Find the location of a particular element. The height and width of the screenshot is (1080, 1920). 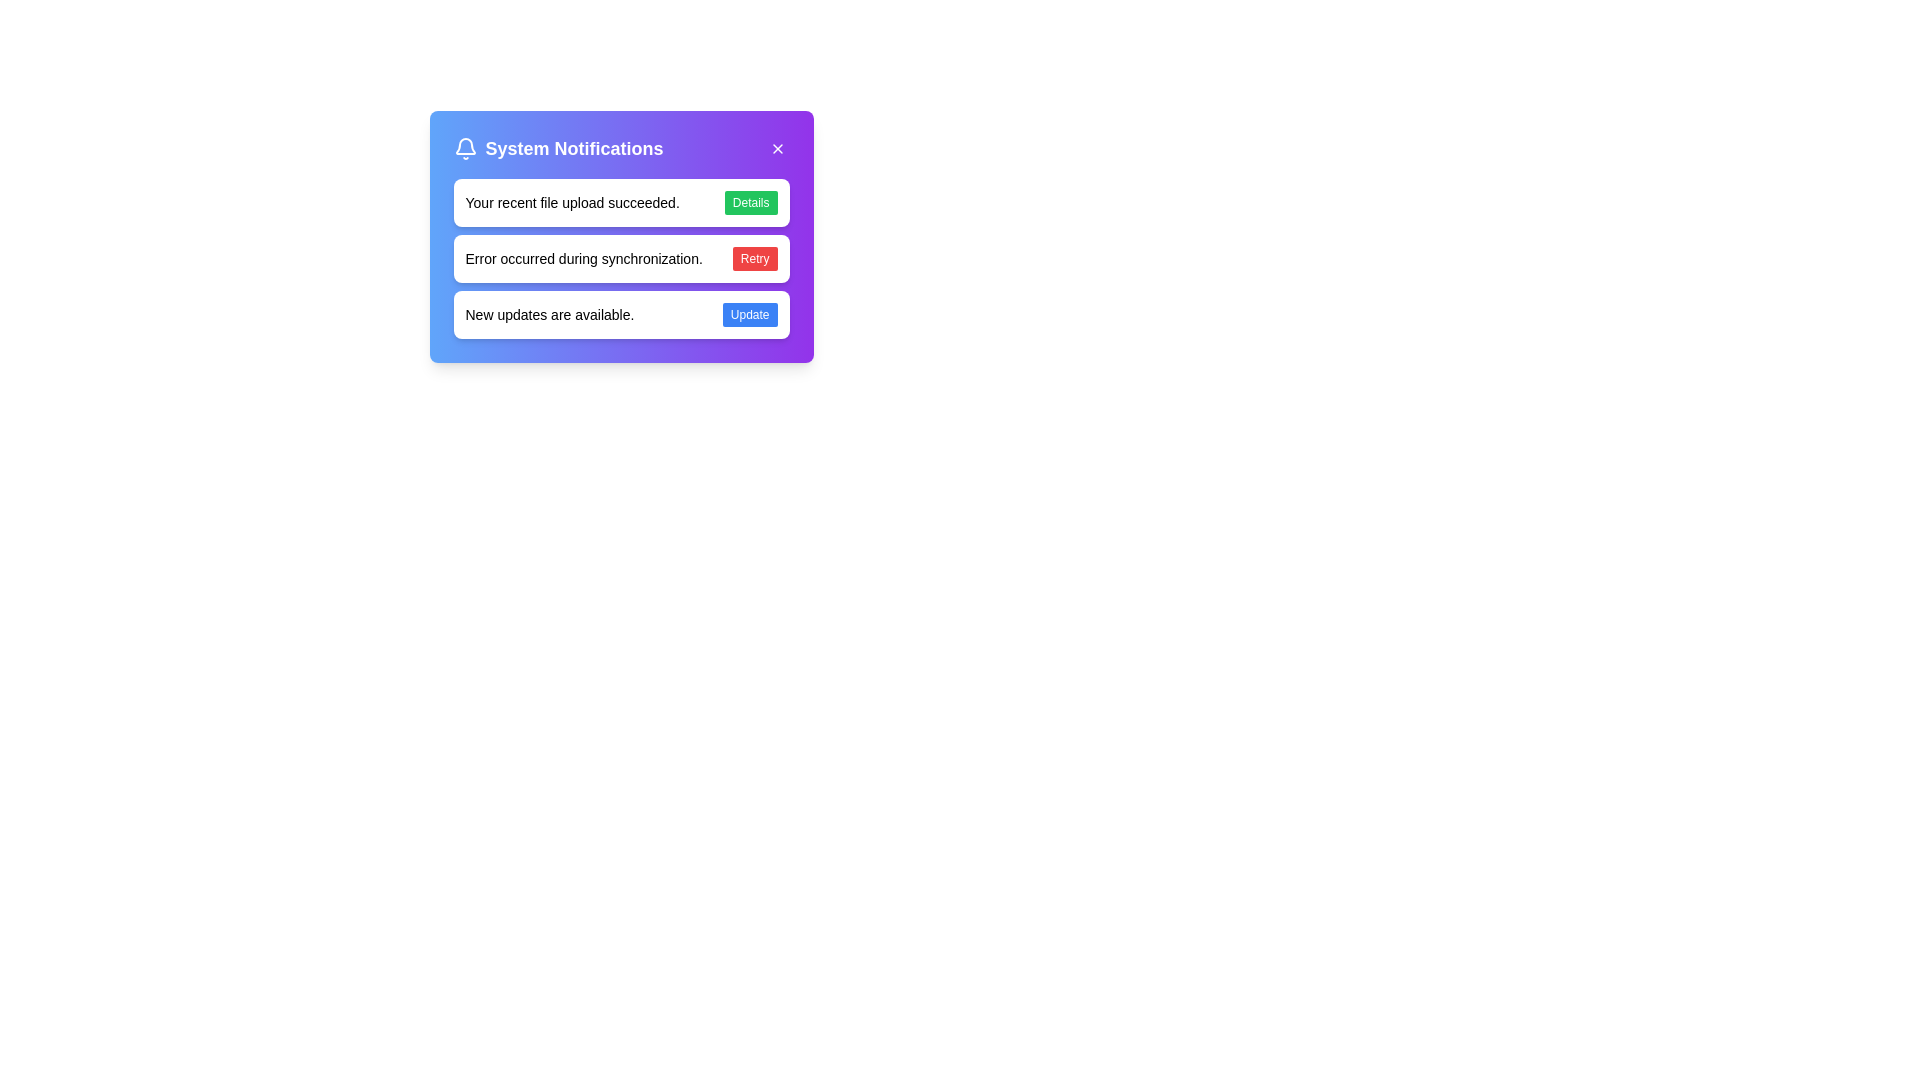

the bold, large-sized text label displaying 'System Notifications' which is aligned on a purple gradient background, located in the top section of the interface is located at coordinates (573, 148).